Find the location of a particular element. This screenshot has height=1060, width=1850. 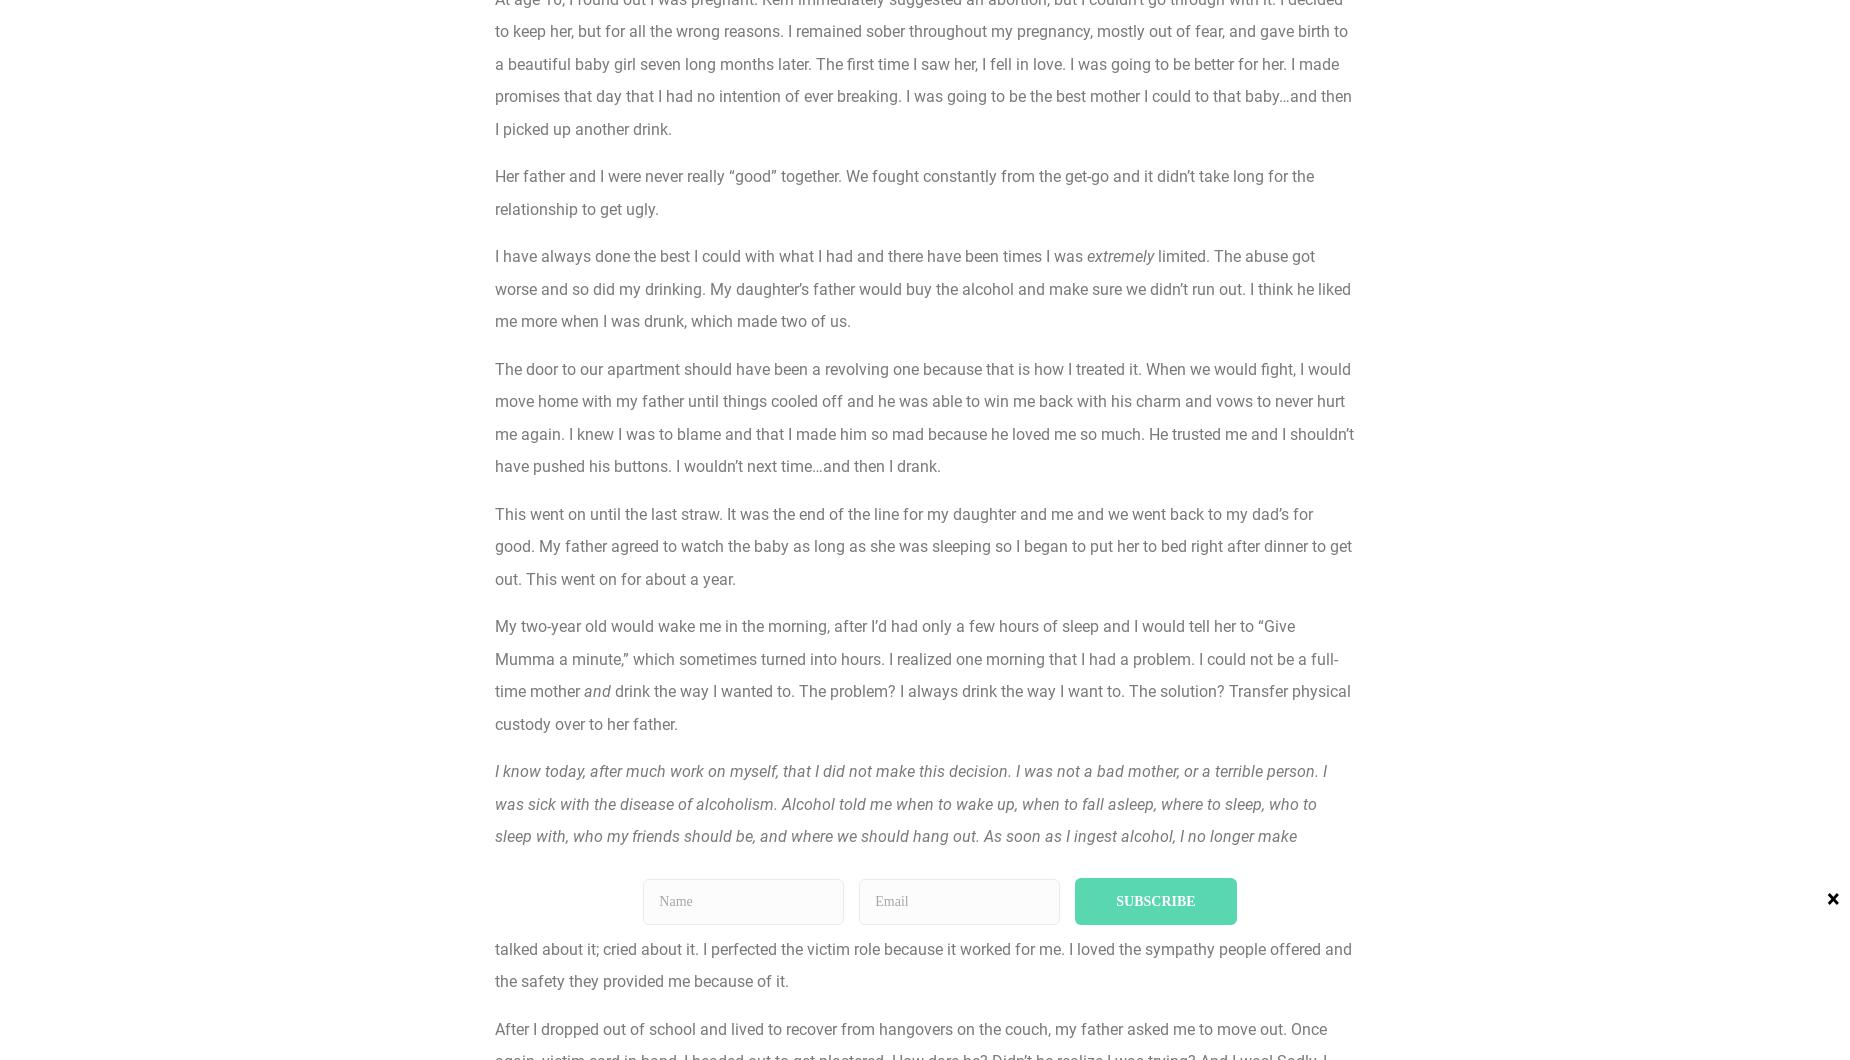

'The door to our apartment should have been a revolving one because that is how I treated it. When we would fight, I would move home with my father until things cooled off and he was able to win me back with his charm and vows to never hurt me again. I knew I was to blame and that I made him so mad because he loved me so much. He trusted me and I shouldn’t have pushed his buttons. I wouldn’t next time…and then I drank.' is located at coordinates (924, 416).